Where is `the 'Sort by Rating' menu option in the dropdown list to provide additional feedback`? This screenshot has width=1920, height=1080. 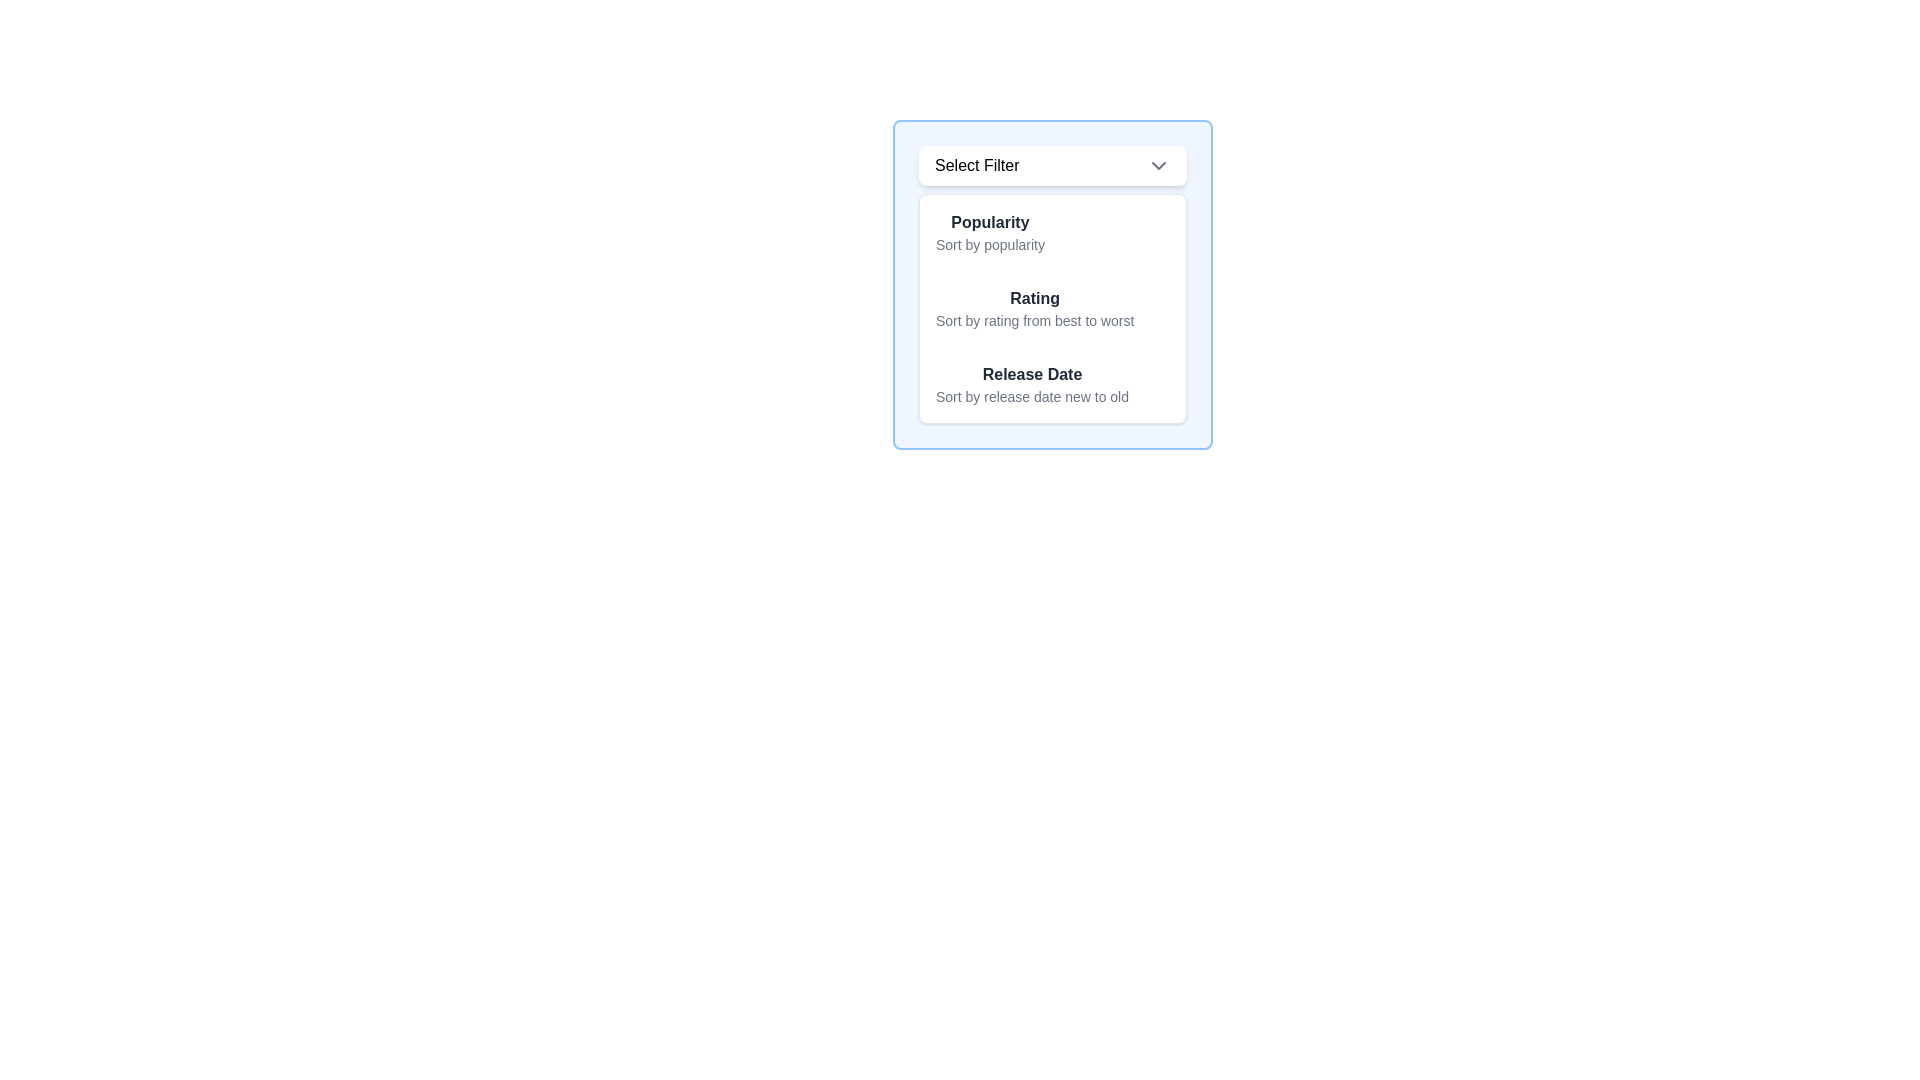 the 'Sort by Rating' menu option in the dropdown list to provide additional feedback is located at coordinates (1035, 308).